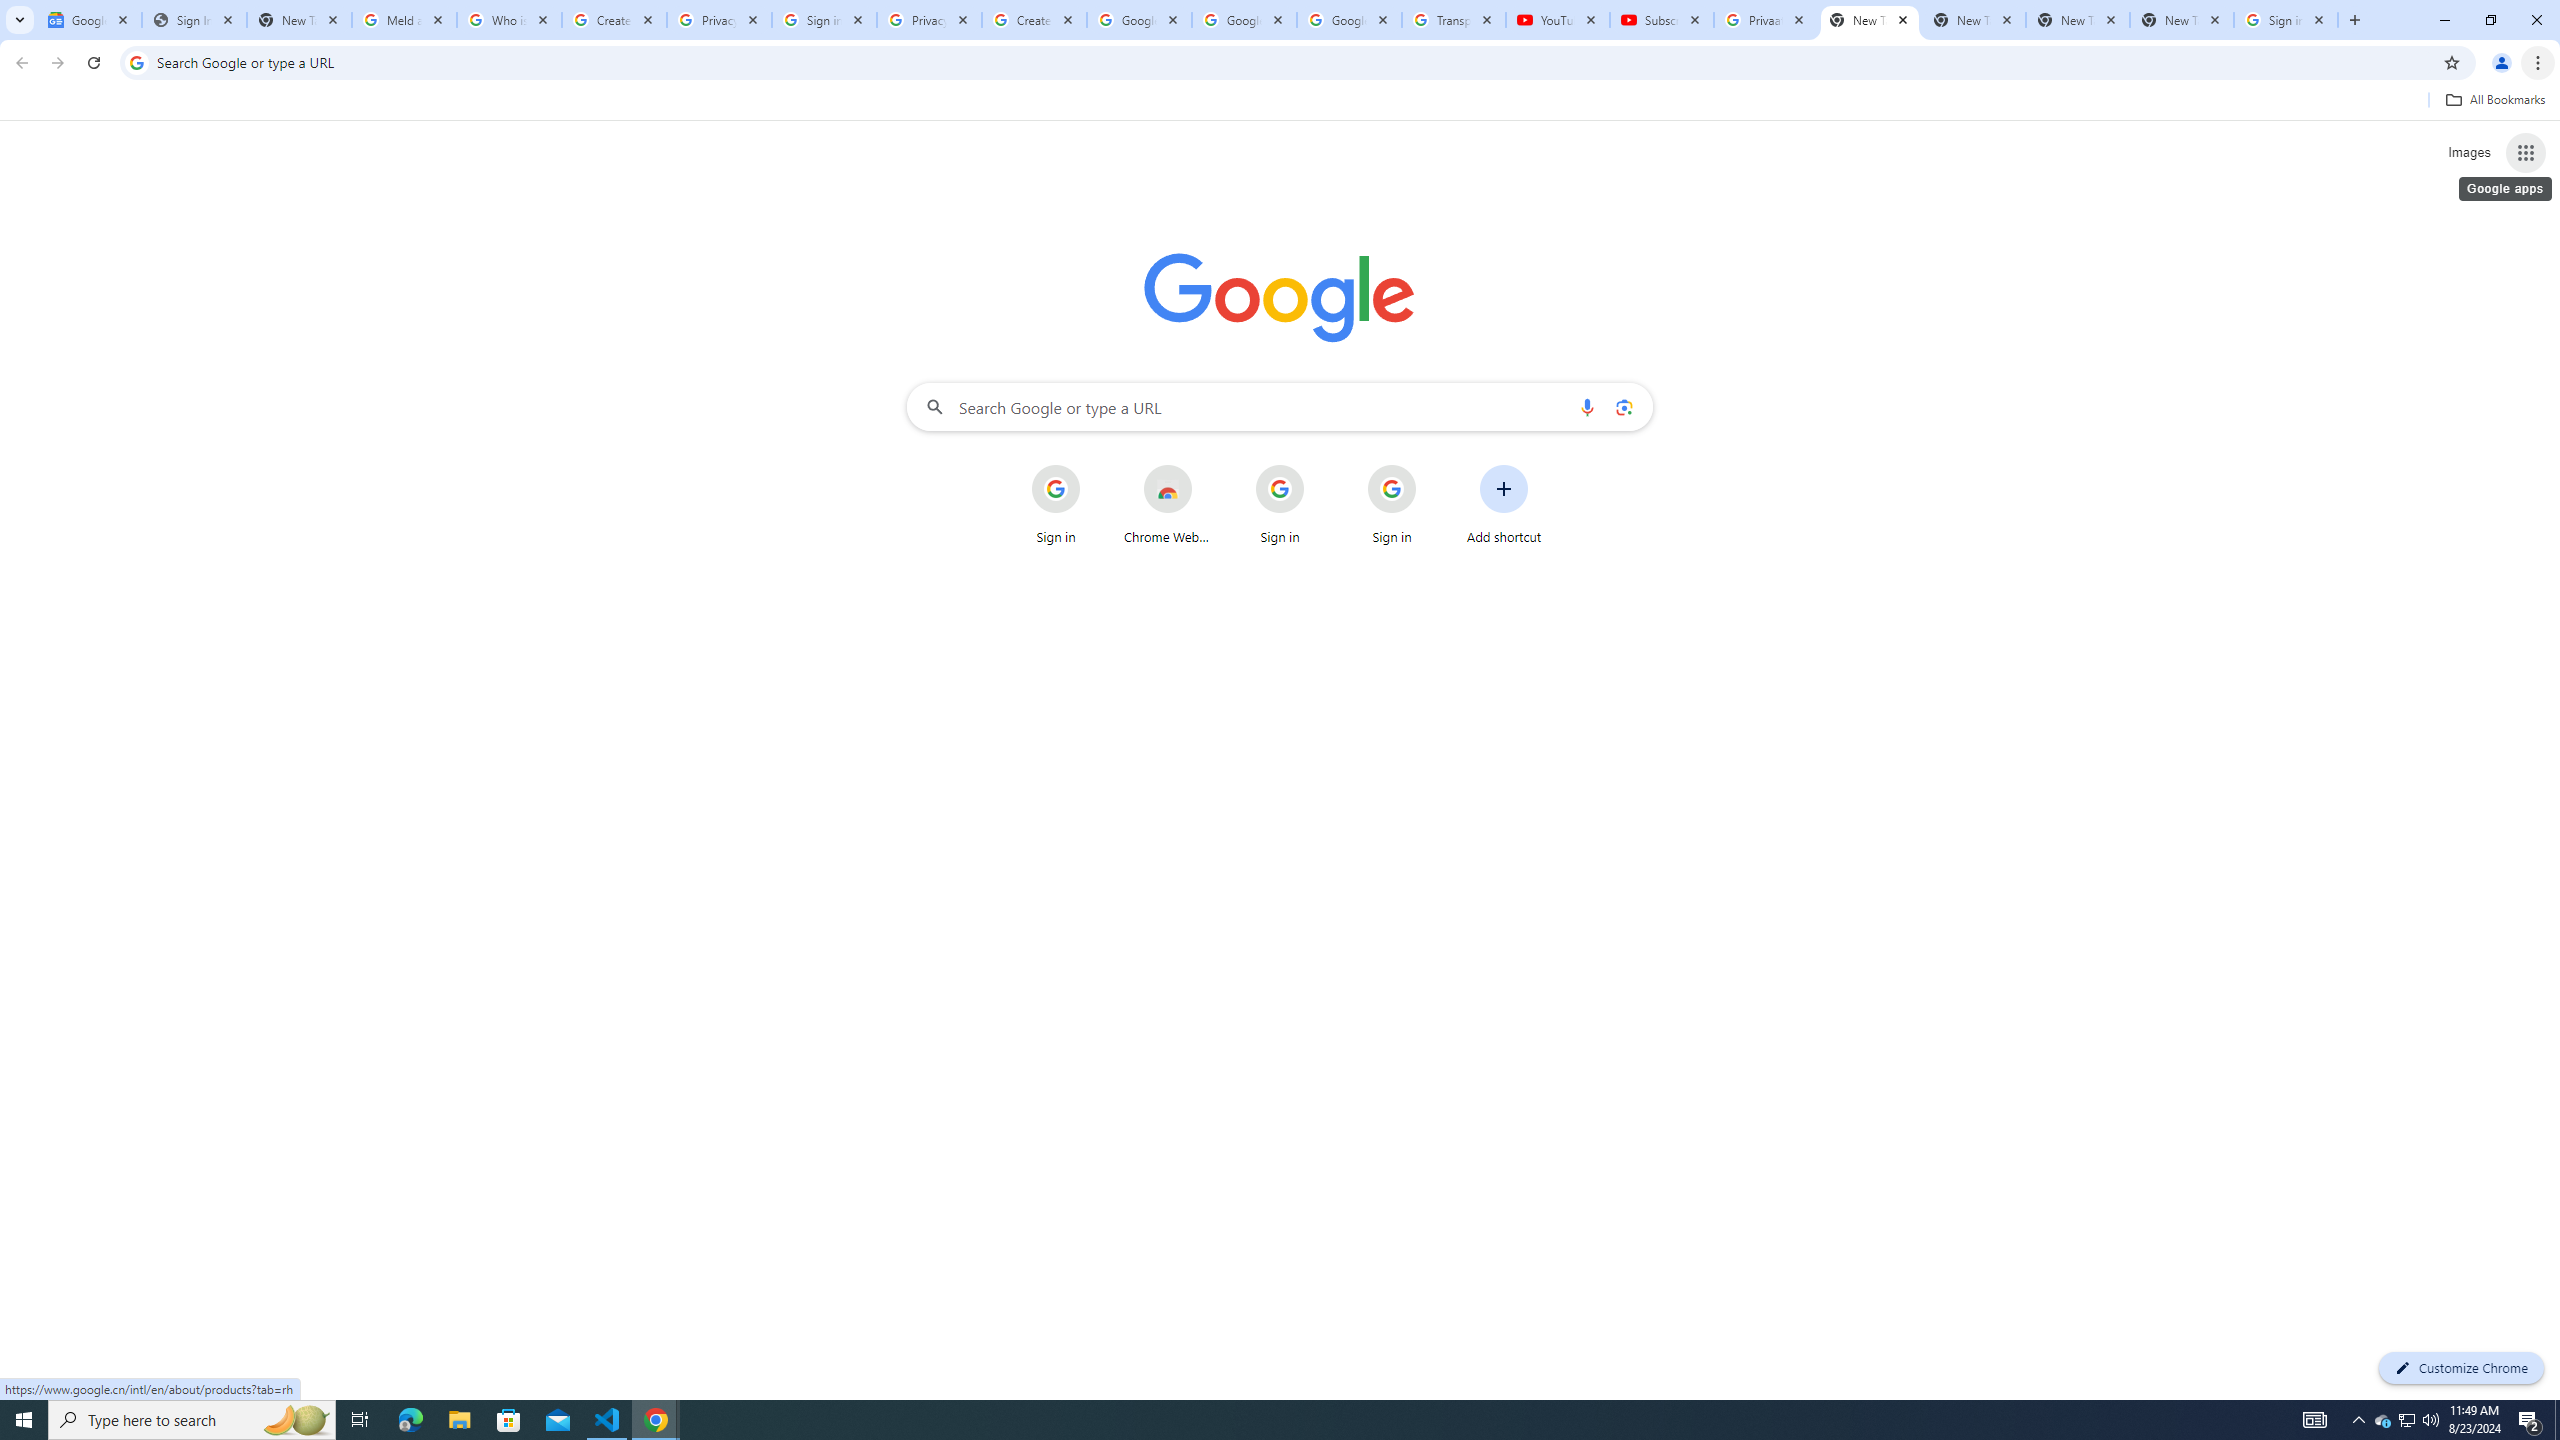 Image resolution: width=2560 pixels, height=1440 pixels. What do you see at coordinates (1034, 19) in the screenshot?
I see `'Create your Google Account'` at bounding box center [1034, 19].